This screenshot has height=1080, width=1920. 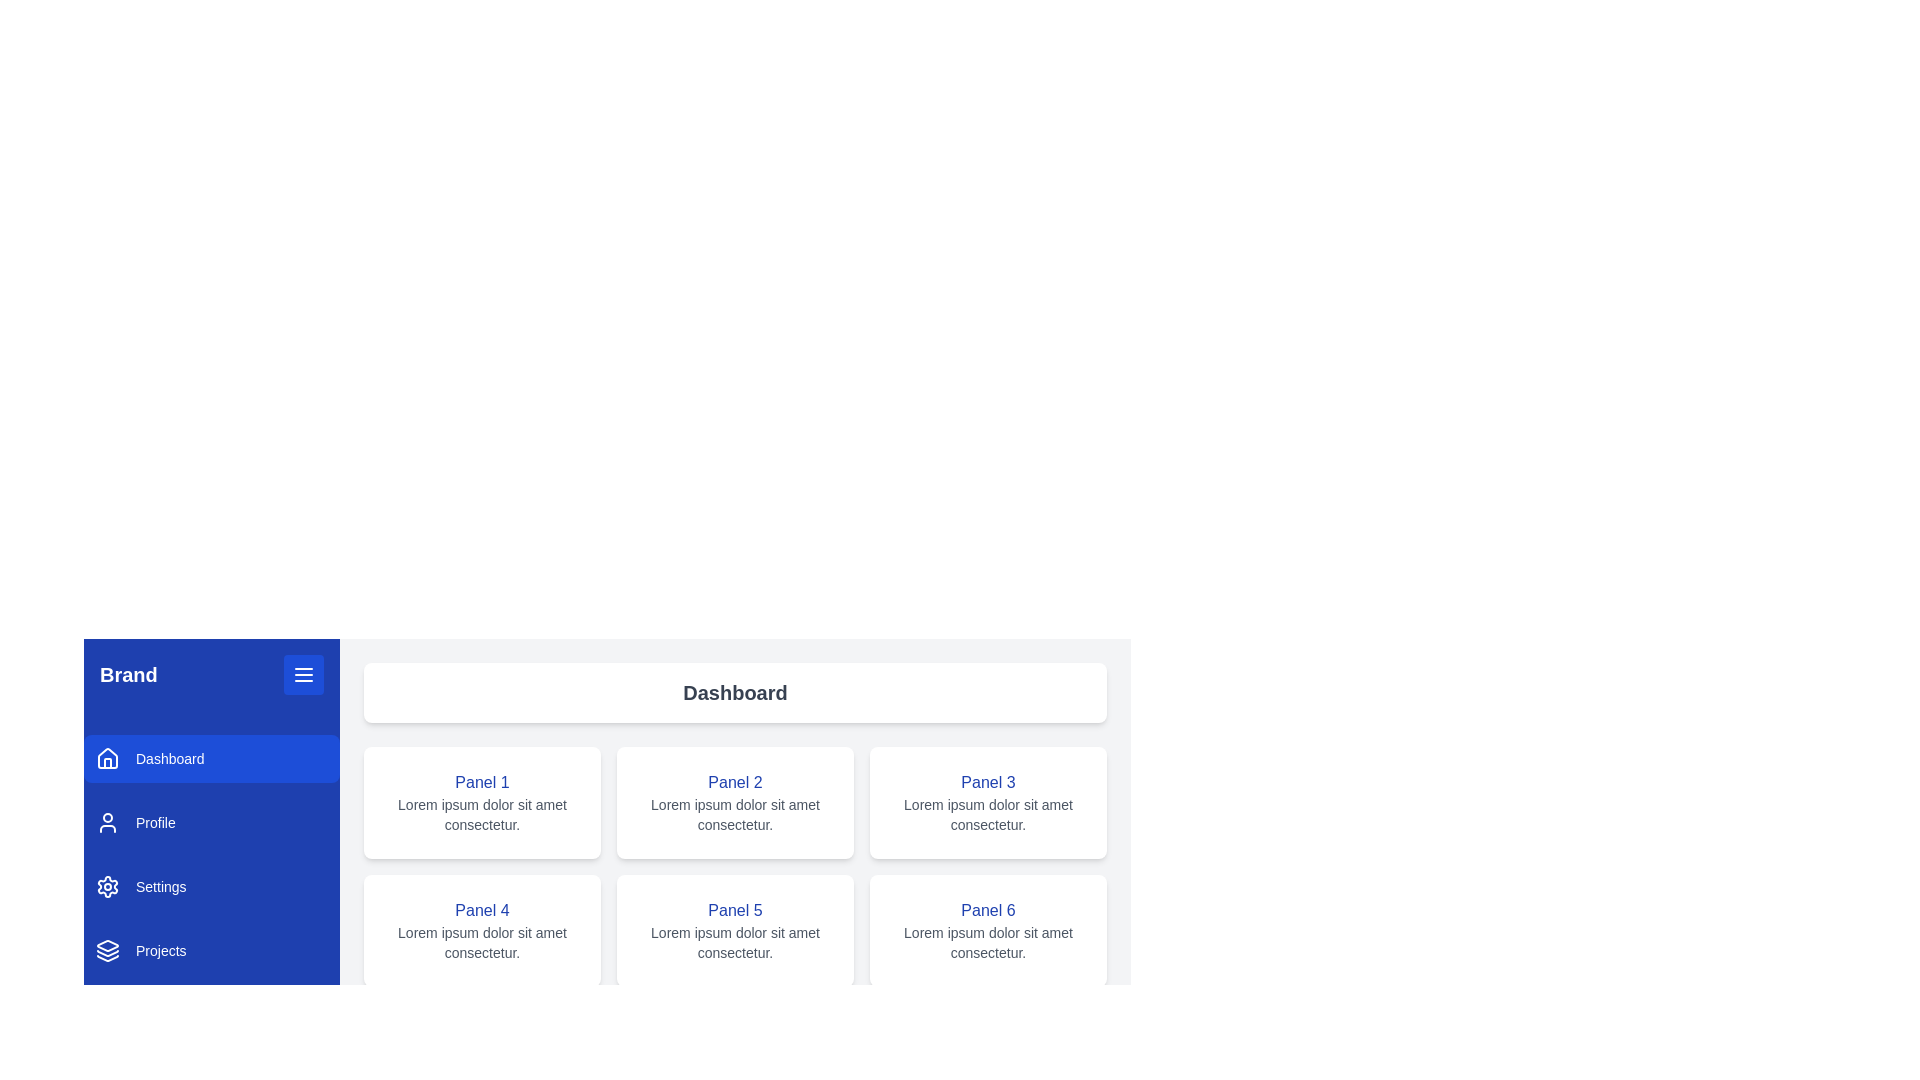 I want to click on the Text Display element that provides supplemental information related to the title 'Panel 1', positioned below the 'Panel 1' text in the first column of the grid layout, so click(x=482, y=814).